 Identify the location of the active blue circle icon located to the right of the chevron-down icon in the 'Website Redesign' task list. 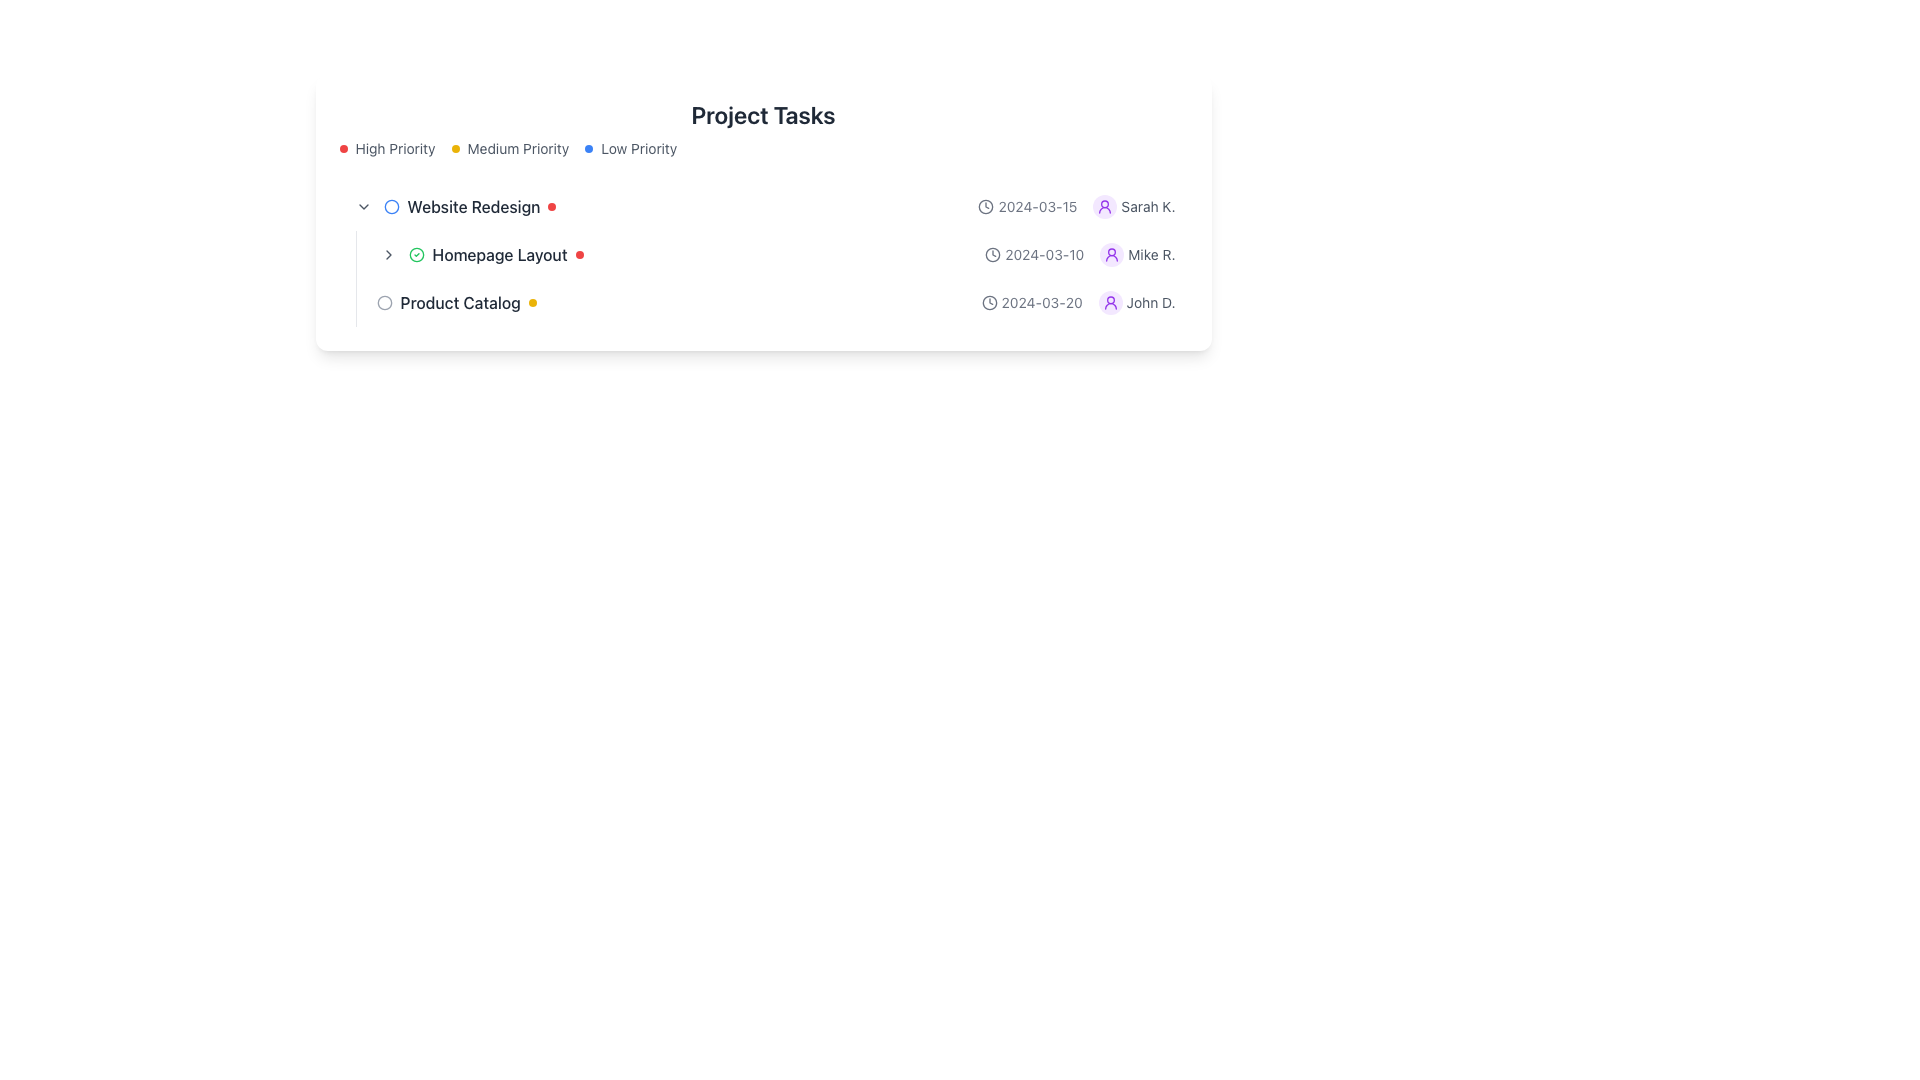
(391, 207).